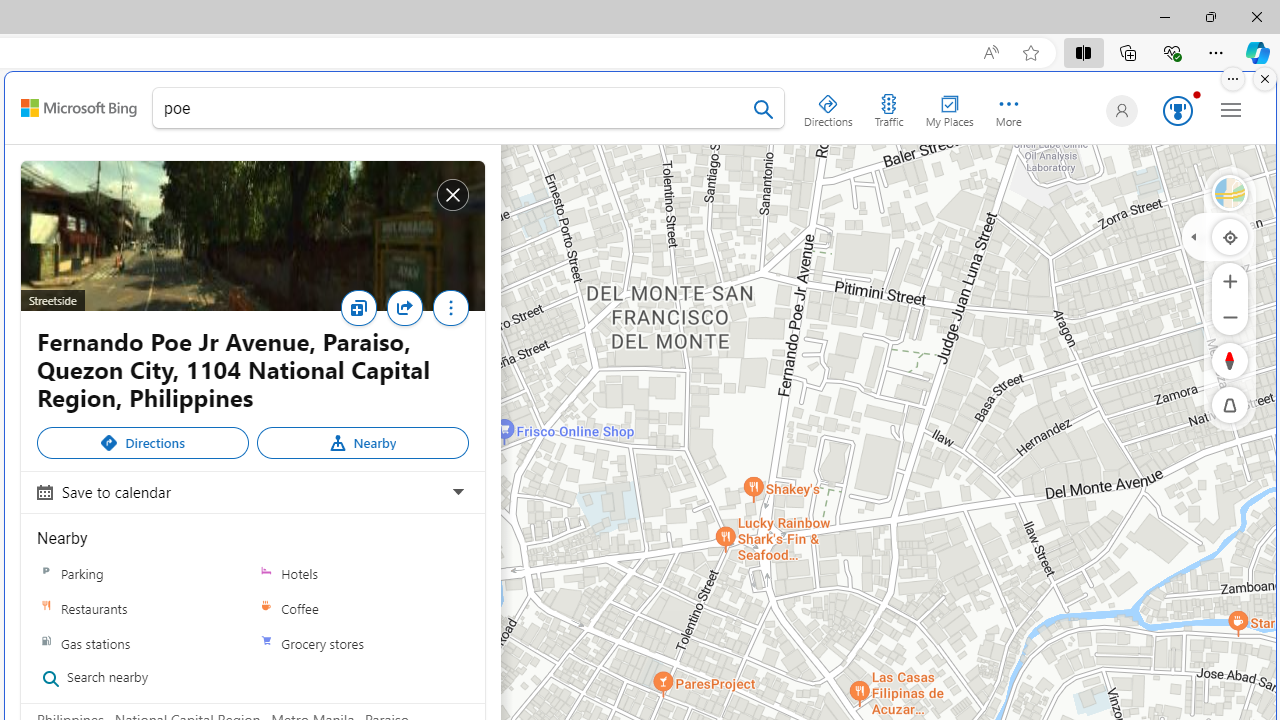  I want to click on 'Microsoft Rewards 123', so click(1175, 111).